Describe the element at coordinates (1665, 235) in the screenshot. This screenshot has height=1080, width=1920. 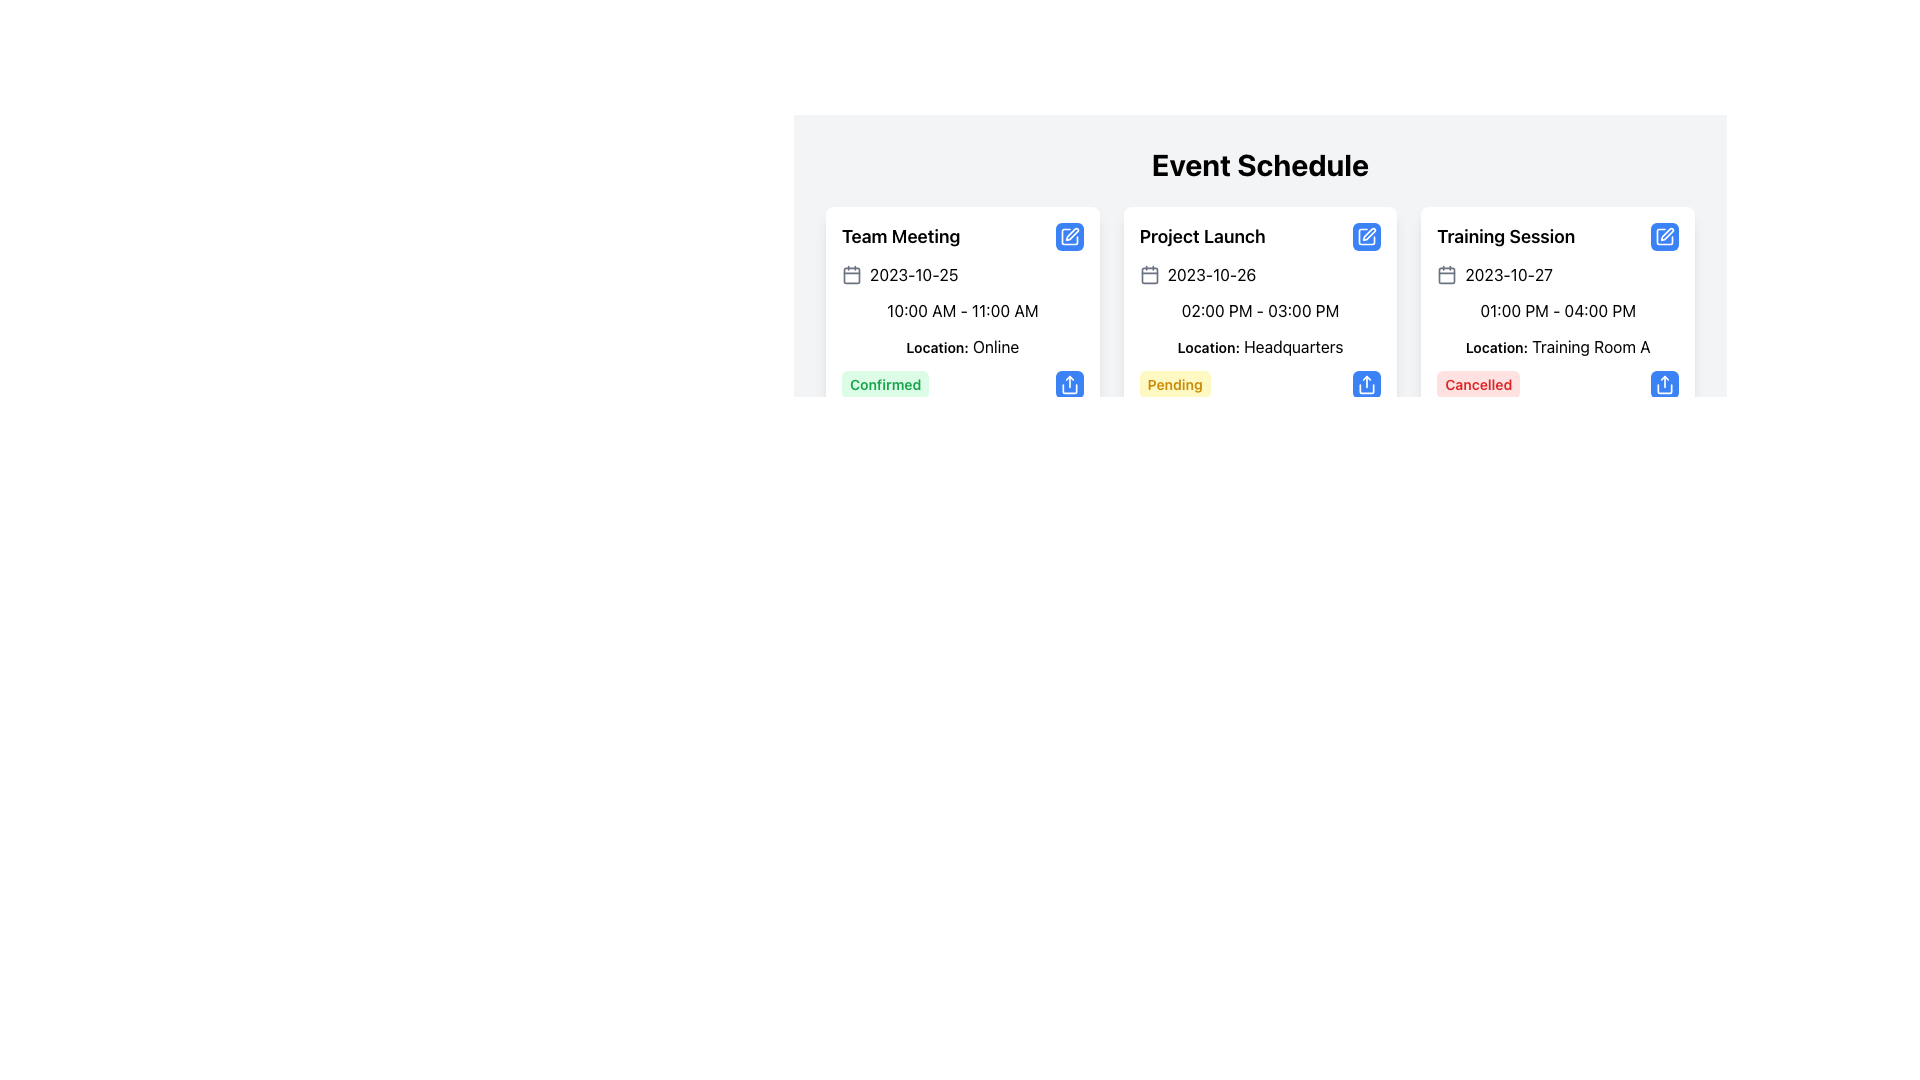
I see `the edit button located at the top-right corner inside the 'Training Session' card` at that location.